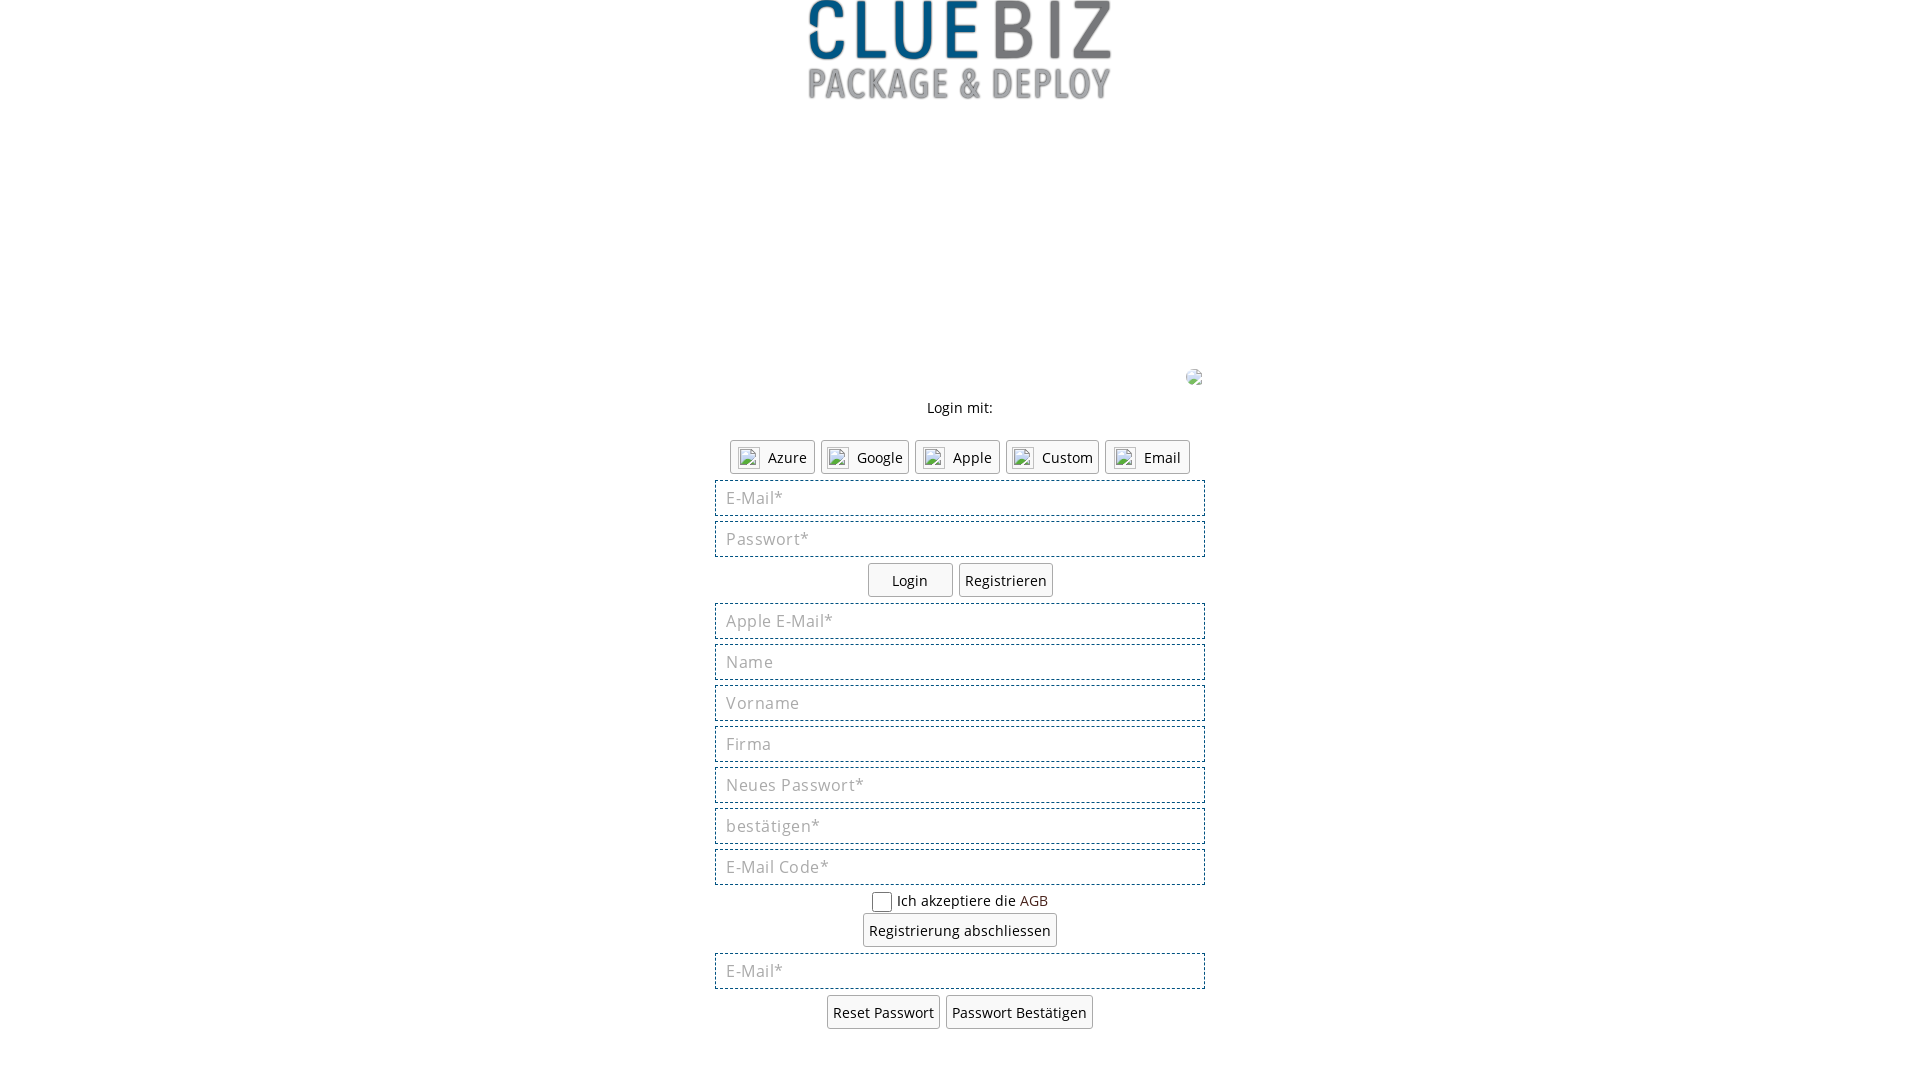  What do you see at coordinates (909, 579) in the screenshot?
I see `'Login'` at bounding box center [909, 579].